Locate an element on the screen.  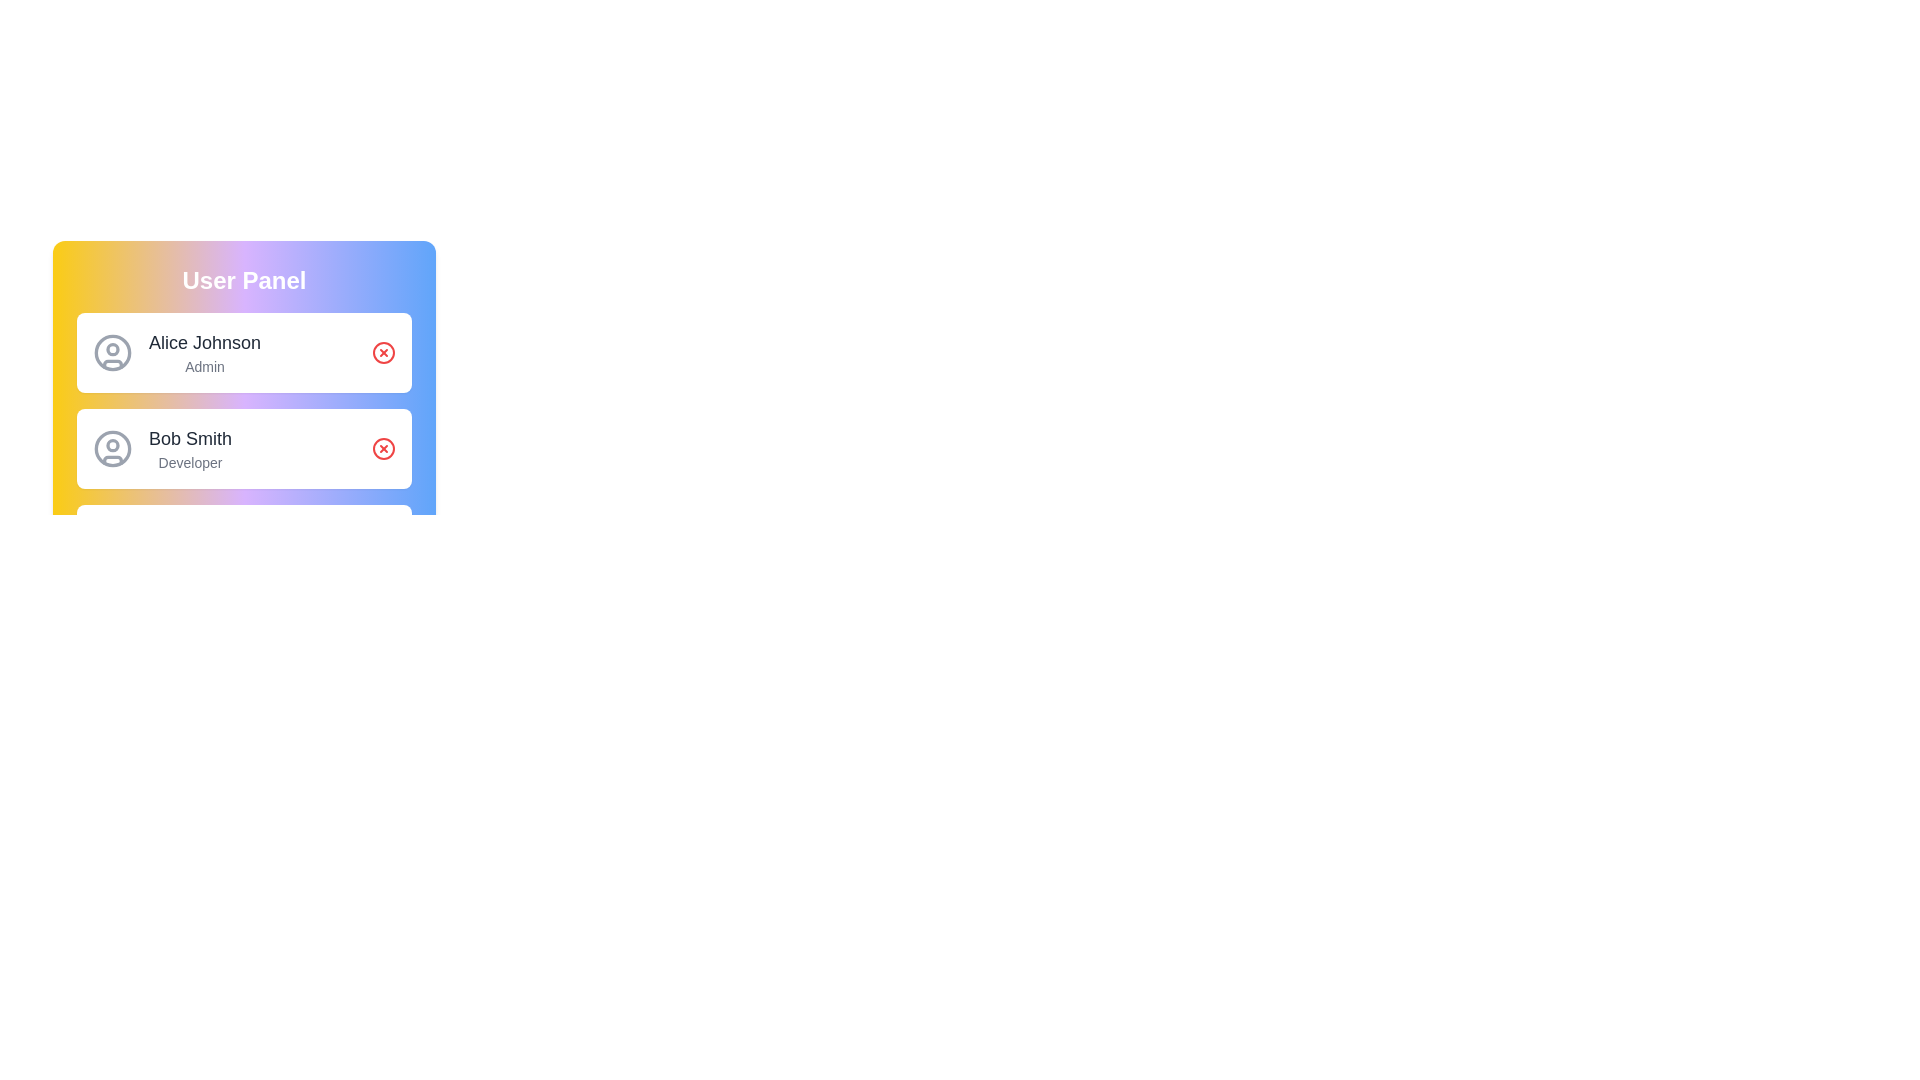
the second user card in the User Panel is located at coordinates (243, 447).